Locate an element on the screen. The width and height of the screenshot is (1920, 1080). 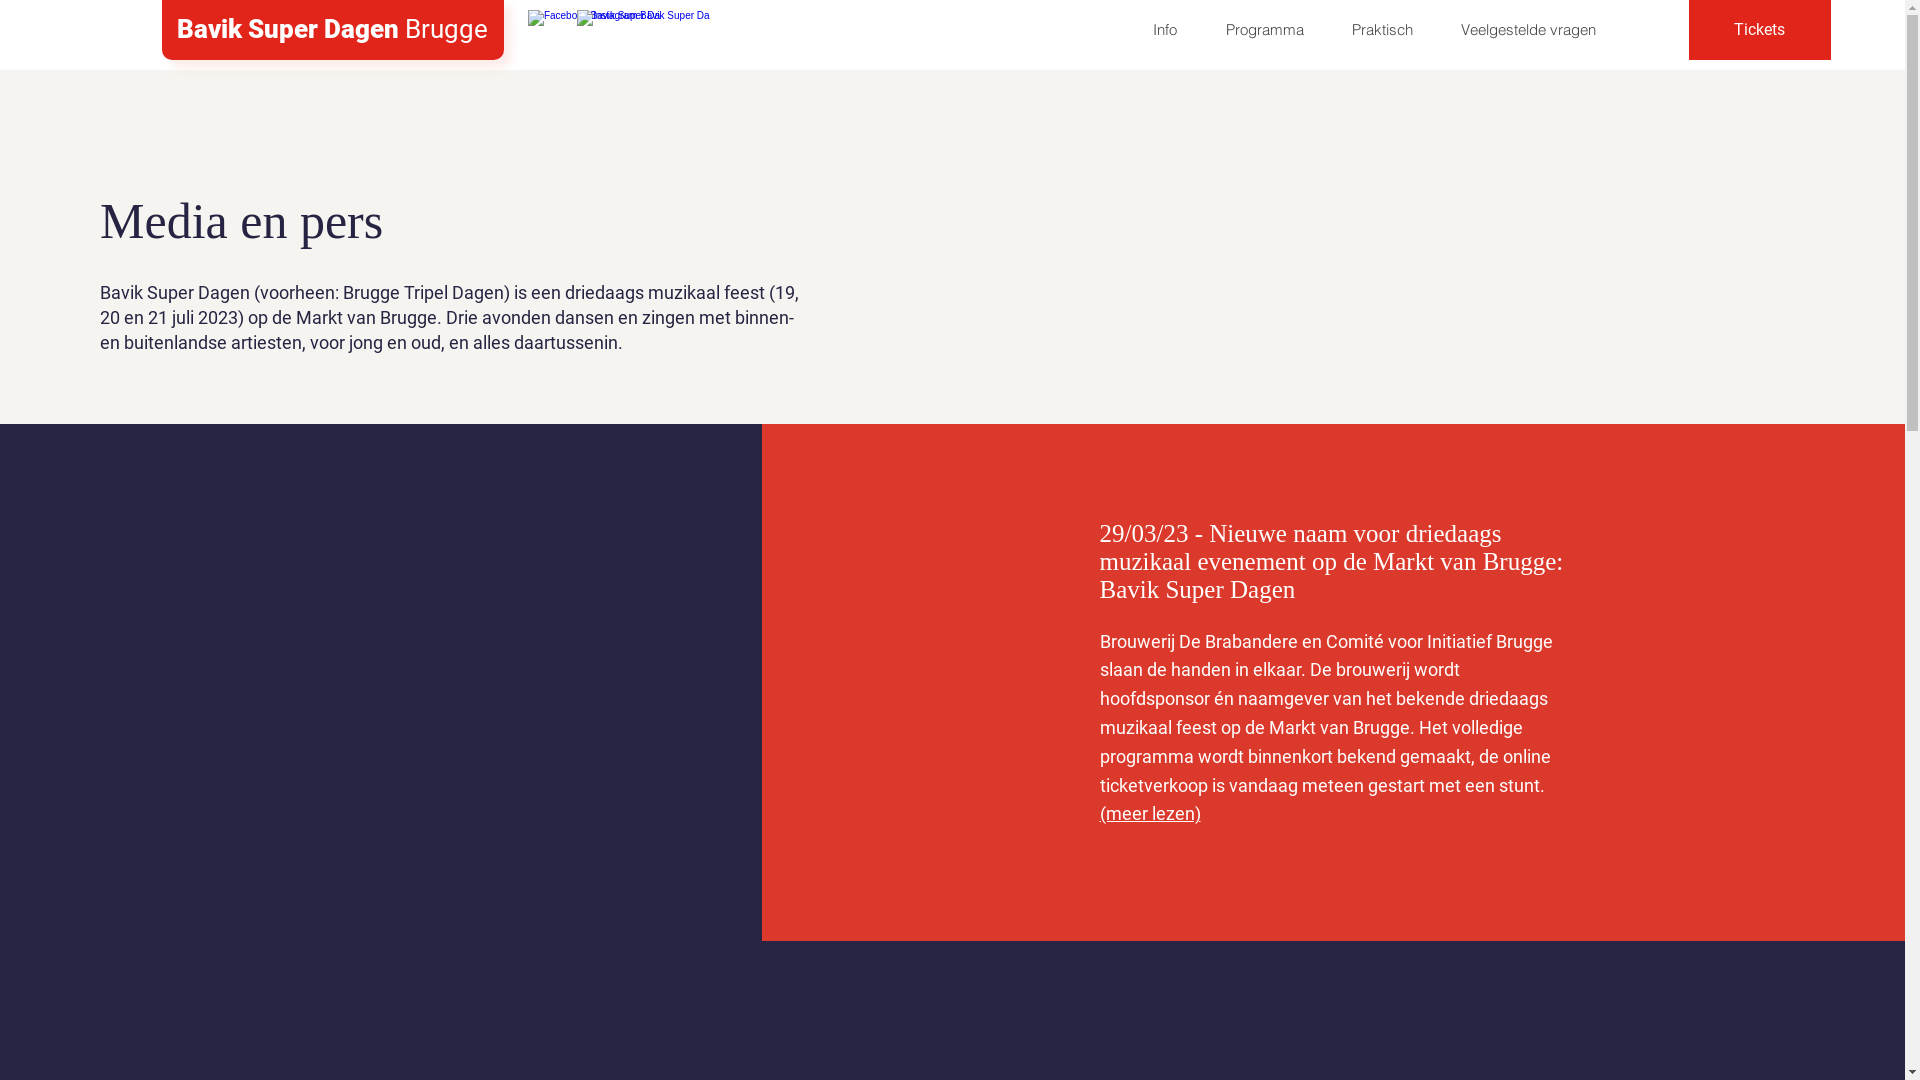
'Info' is located at coordinates (1165, 30).